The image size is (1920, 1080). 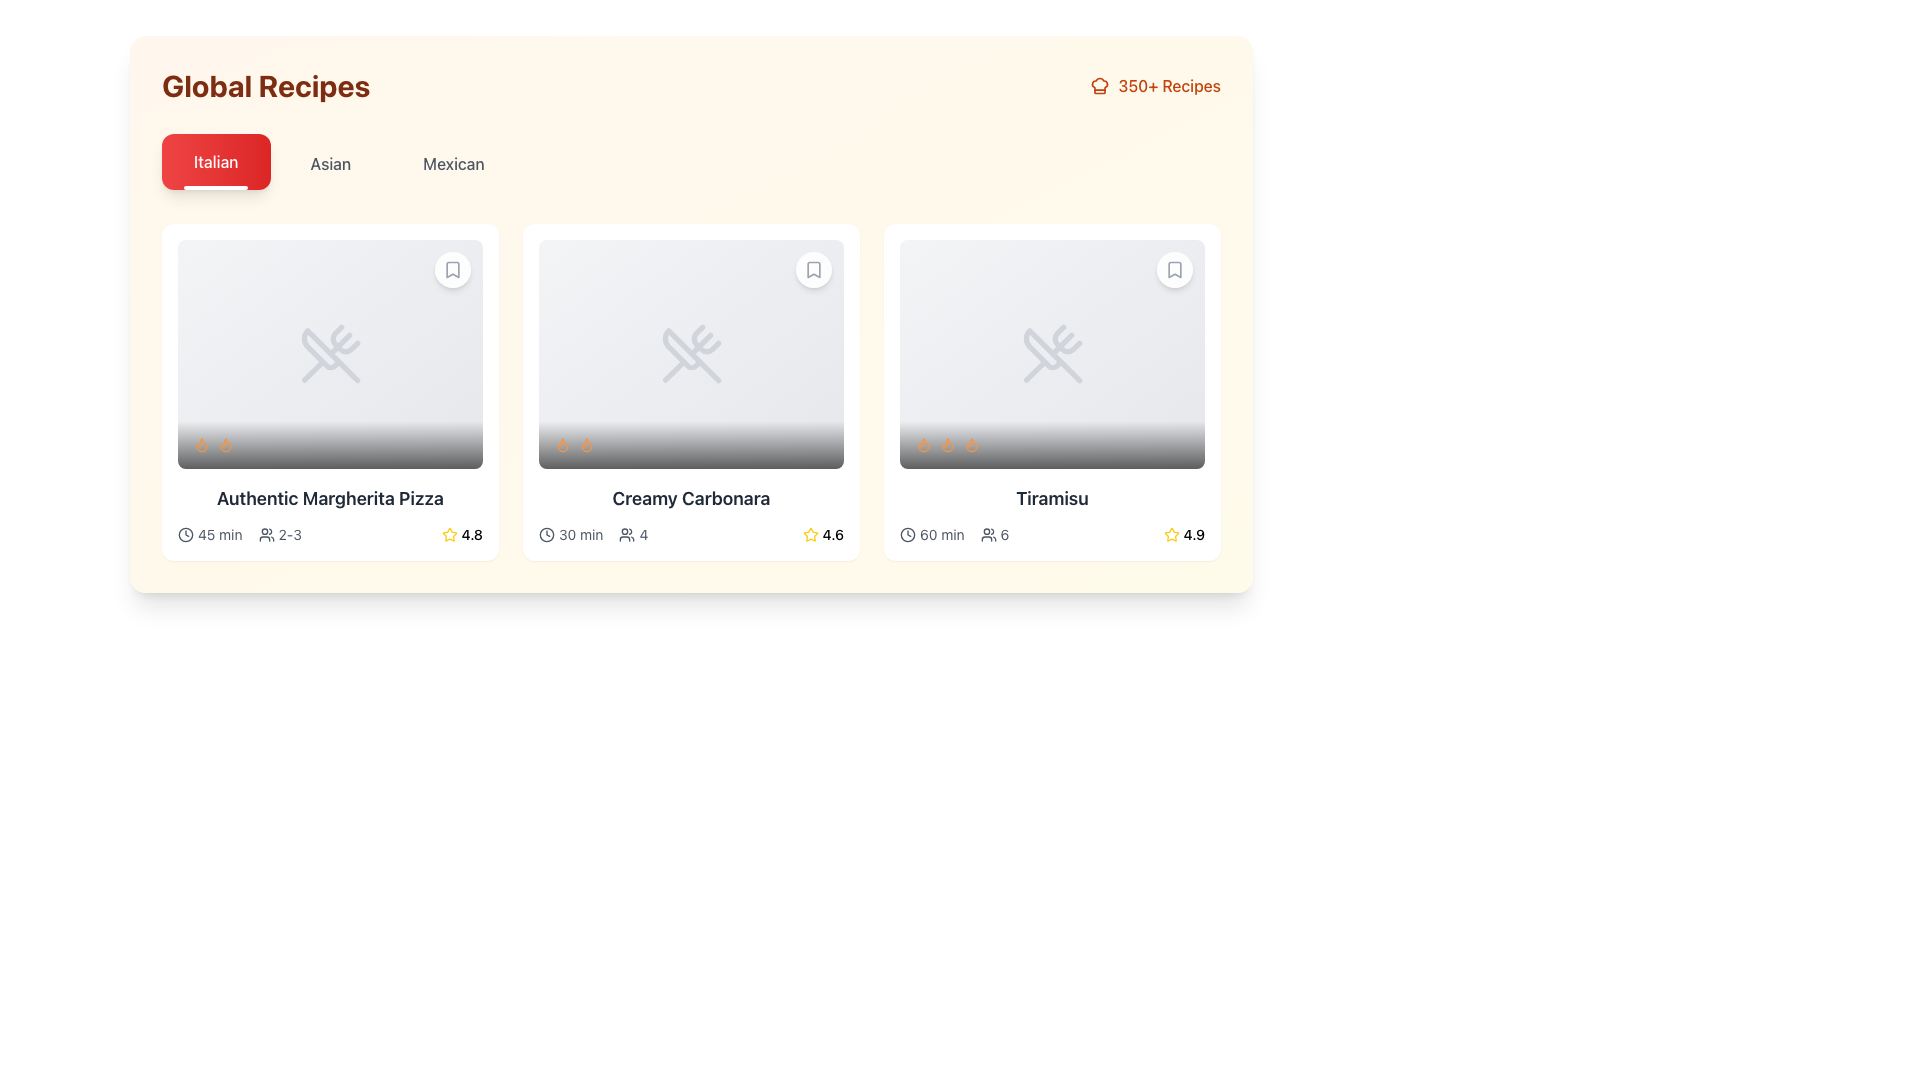 I want to click on the 'Creamy Carbonara' recipe image placeholder, which serves as the main image for the second recipe card in the 'Italian' tab of the 'Global Recipes' section, so click(x=691, y=353).